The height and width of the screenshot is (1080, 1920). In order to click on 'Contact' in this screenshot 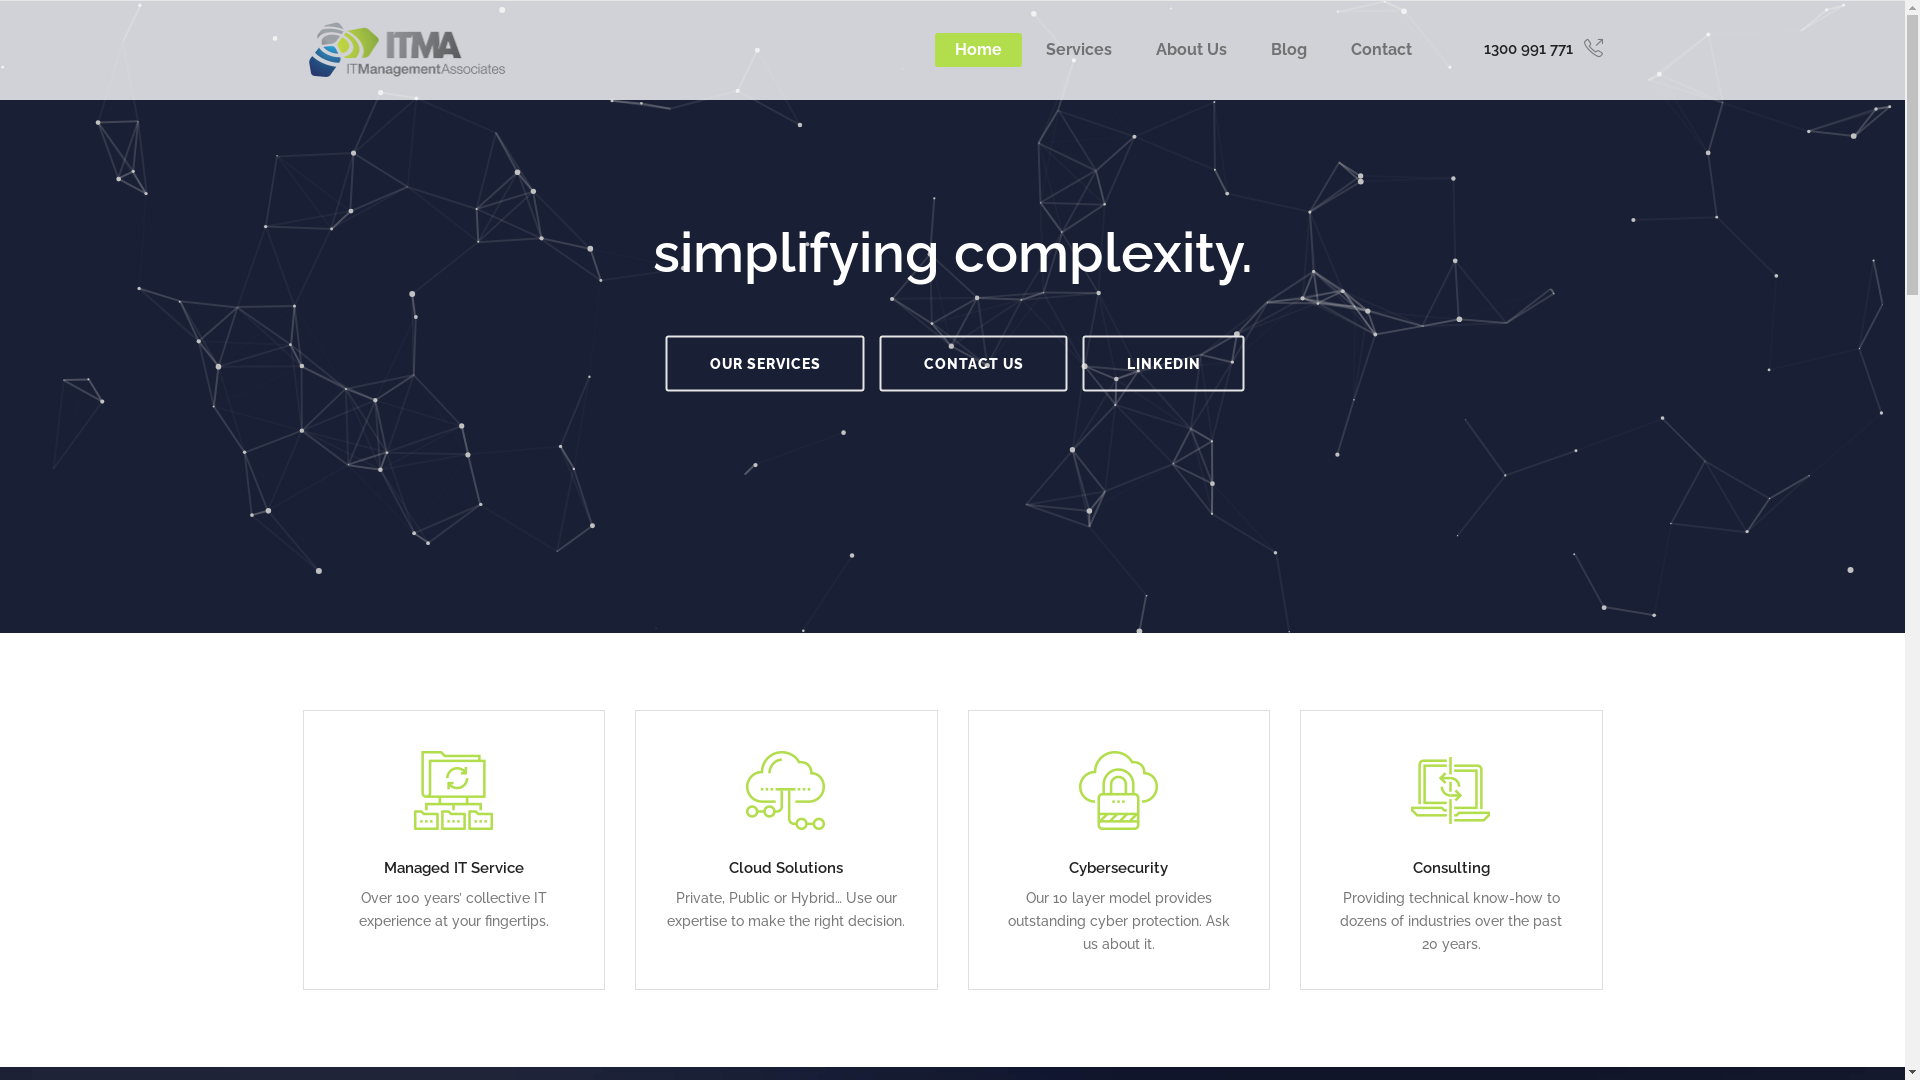, I will do `click(1379, 49)`.